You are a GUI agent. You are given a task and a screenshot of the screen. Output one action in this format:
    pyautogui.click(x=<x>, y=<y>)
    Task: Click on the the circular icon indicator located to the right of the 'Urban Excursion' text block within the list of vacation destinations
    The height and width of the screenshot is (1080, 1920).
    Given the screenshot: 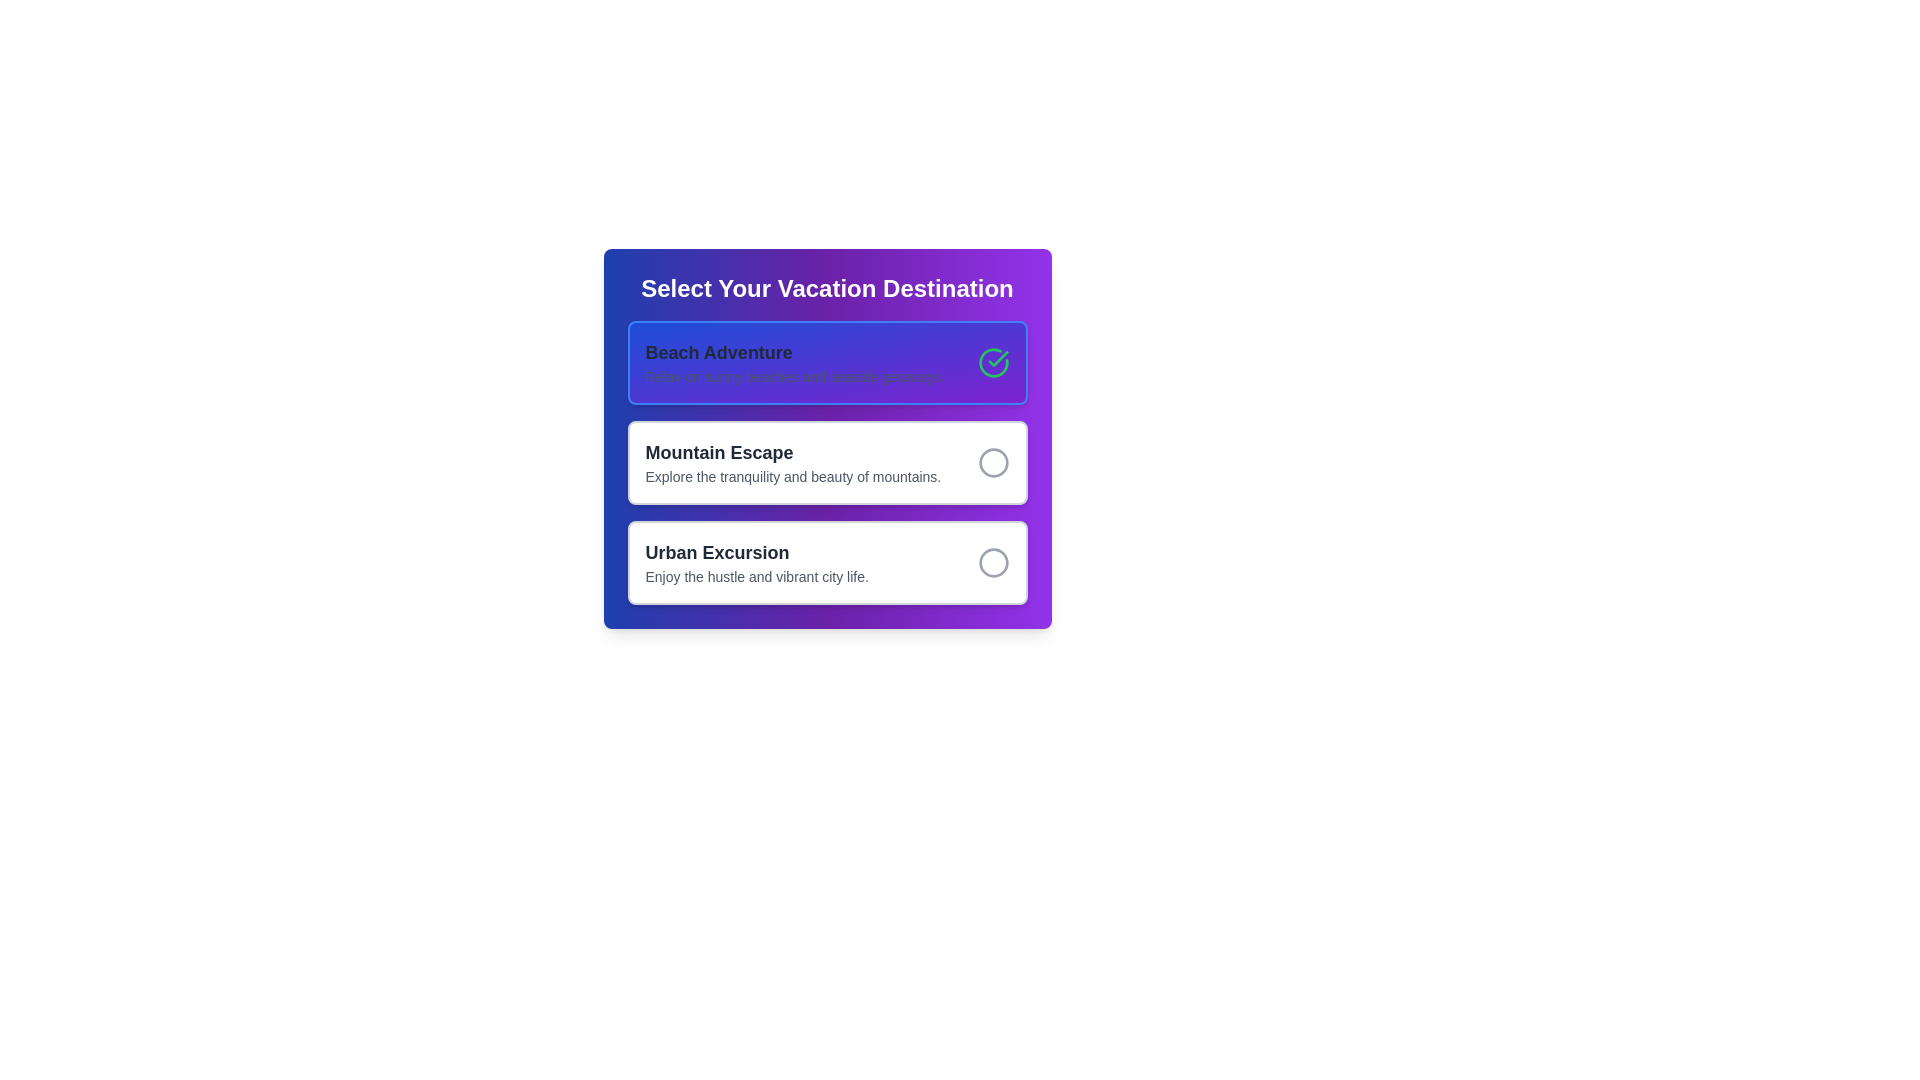 What is the action you would take?
    pyautogui.click(x=993, y=563)
    